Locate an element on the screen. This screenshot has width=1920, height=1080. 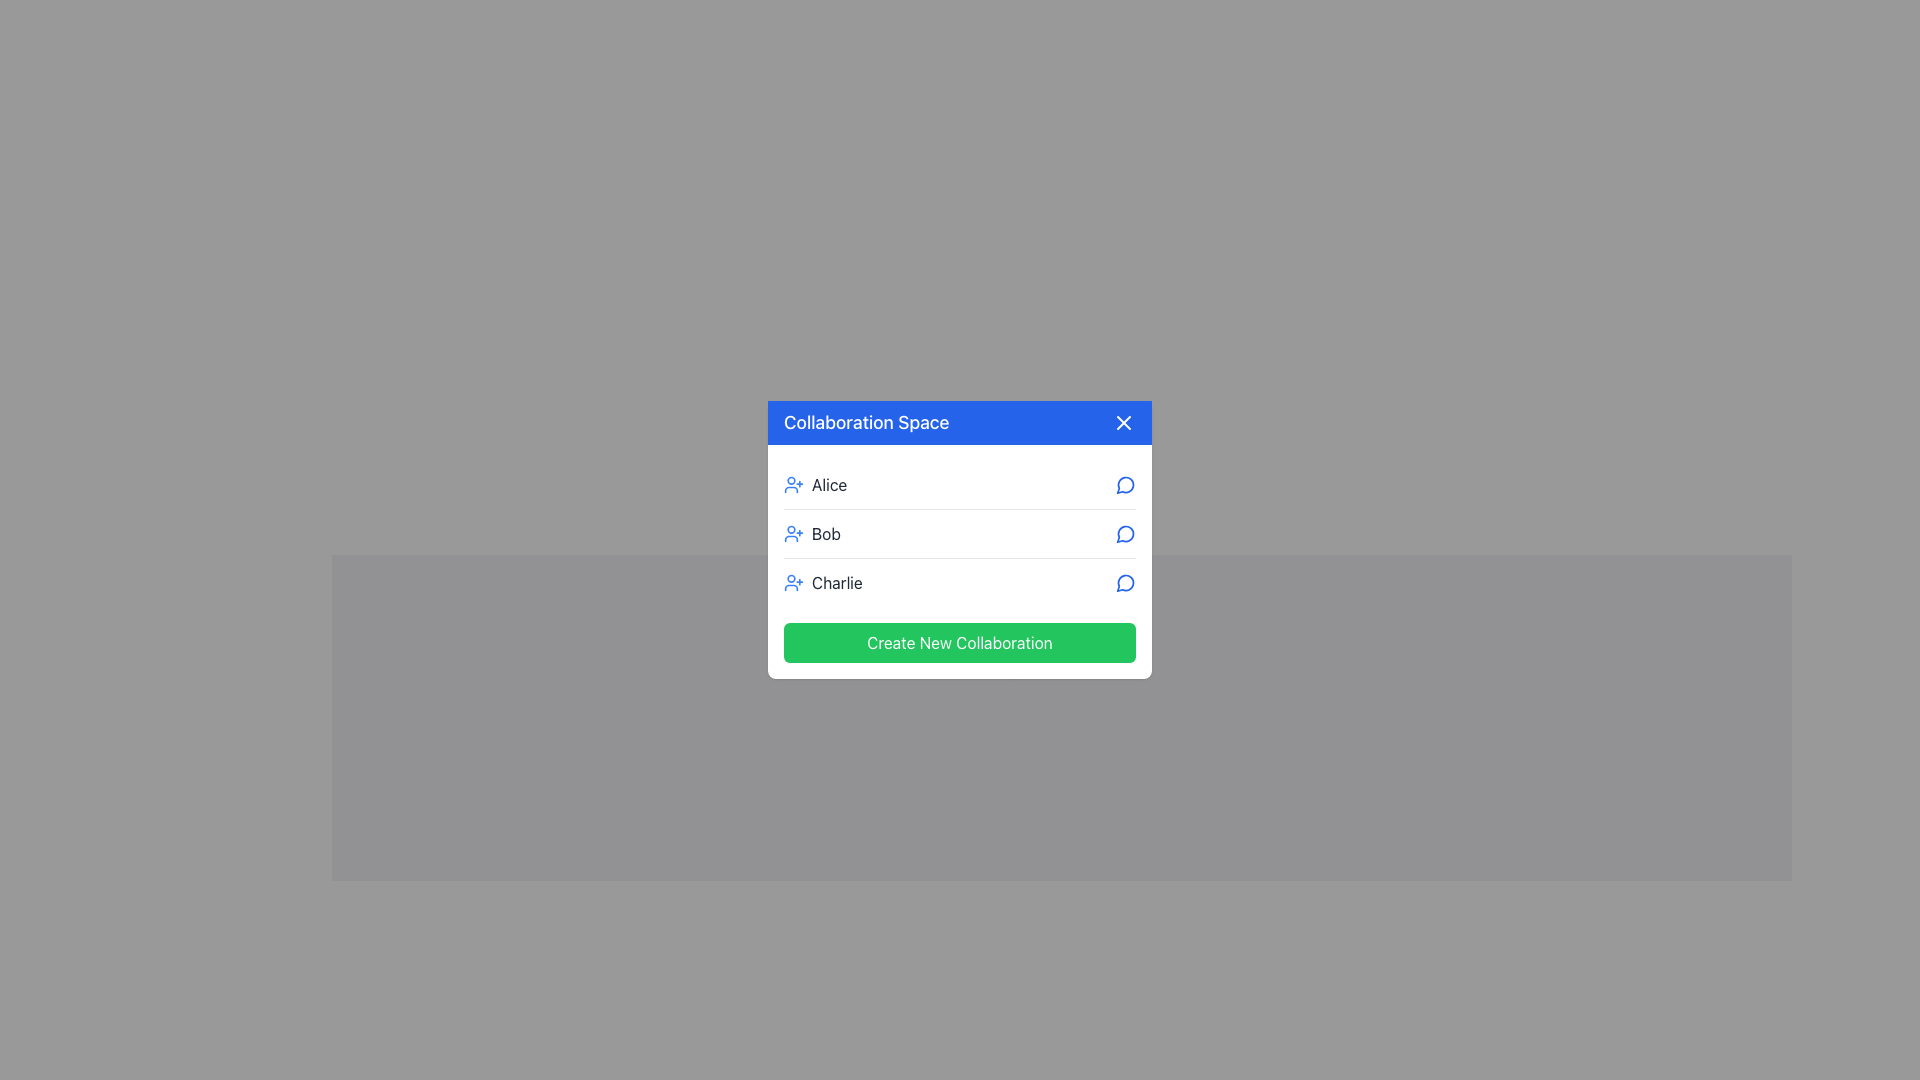
the 'Create New Collaboration' button located at the bottom edge of the 'Collaboration Space' modal is located at coordinates (960, 643).